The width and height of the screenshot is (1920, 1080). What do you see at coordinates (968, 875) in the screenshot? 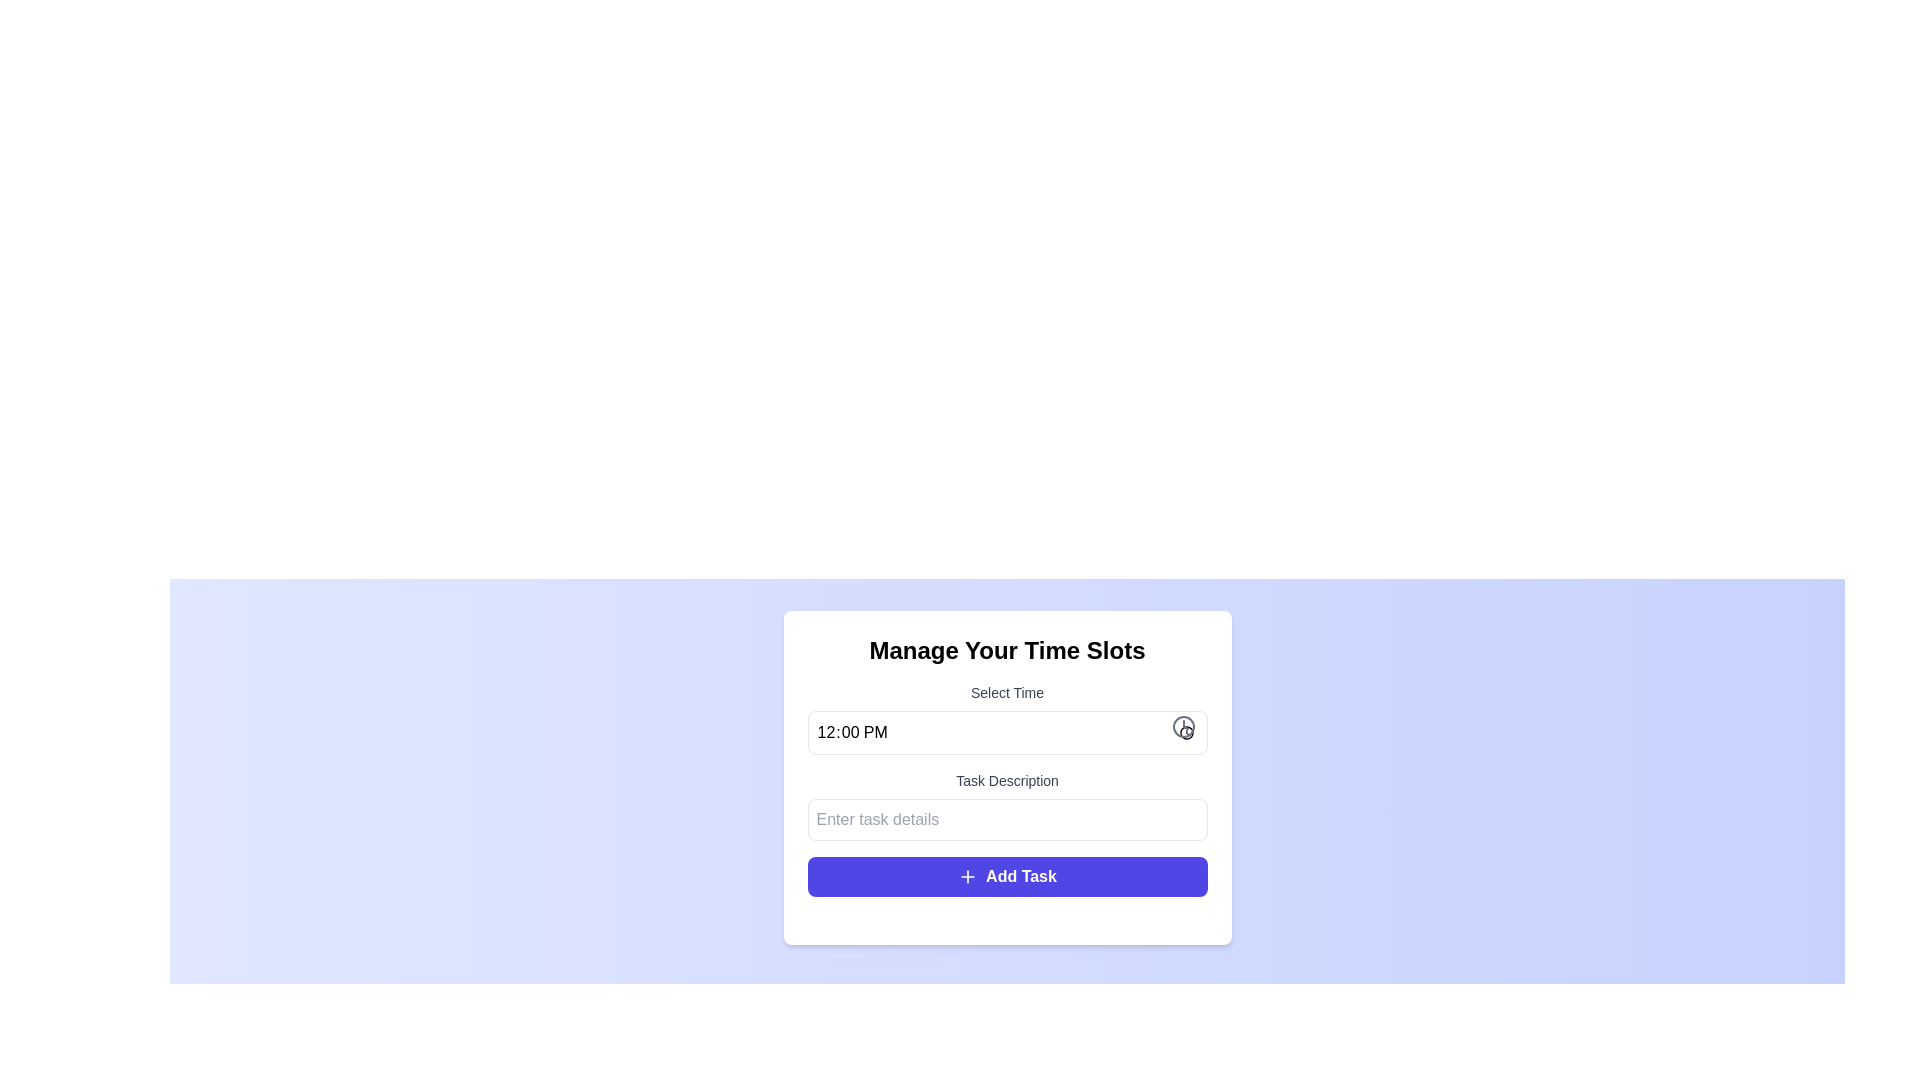
I see `the 'Add Task' icon located on the left side of the button labeled 'Add Task', which signifies an action related` at bounding box center [968, 875].